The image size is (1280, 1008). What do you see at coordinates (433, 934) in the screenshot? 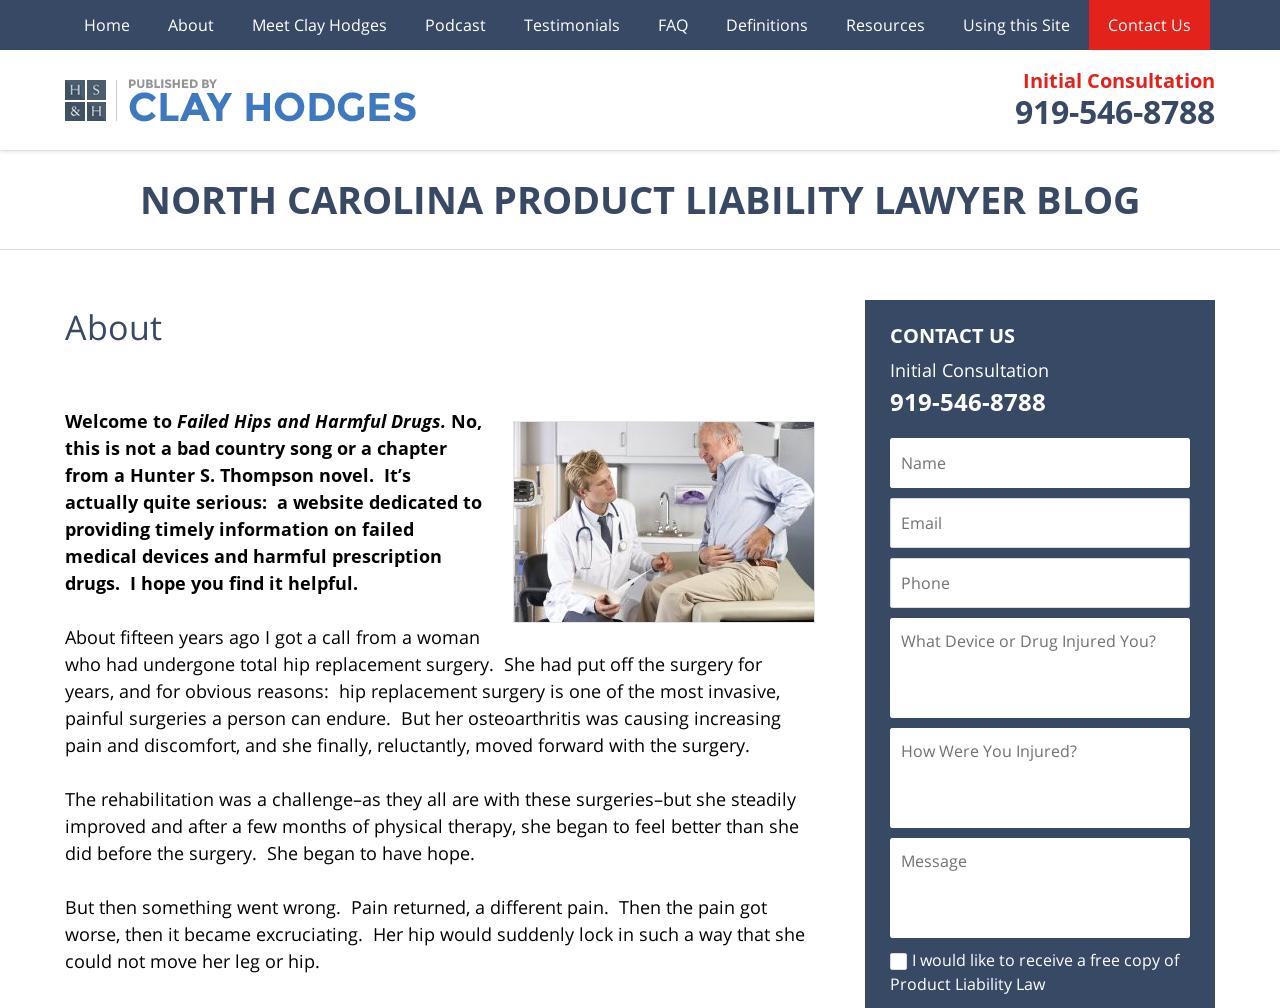
I see `'But then something went wrong.  Pain returned, a different pain.  Then the pain got worse, then it became excruciating.  Her hip would suddenly lock in such a way that she could not move her leg or hip.'` at bounding box center [433, 934].